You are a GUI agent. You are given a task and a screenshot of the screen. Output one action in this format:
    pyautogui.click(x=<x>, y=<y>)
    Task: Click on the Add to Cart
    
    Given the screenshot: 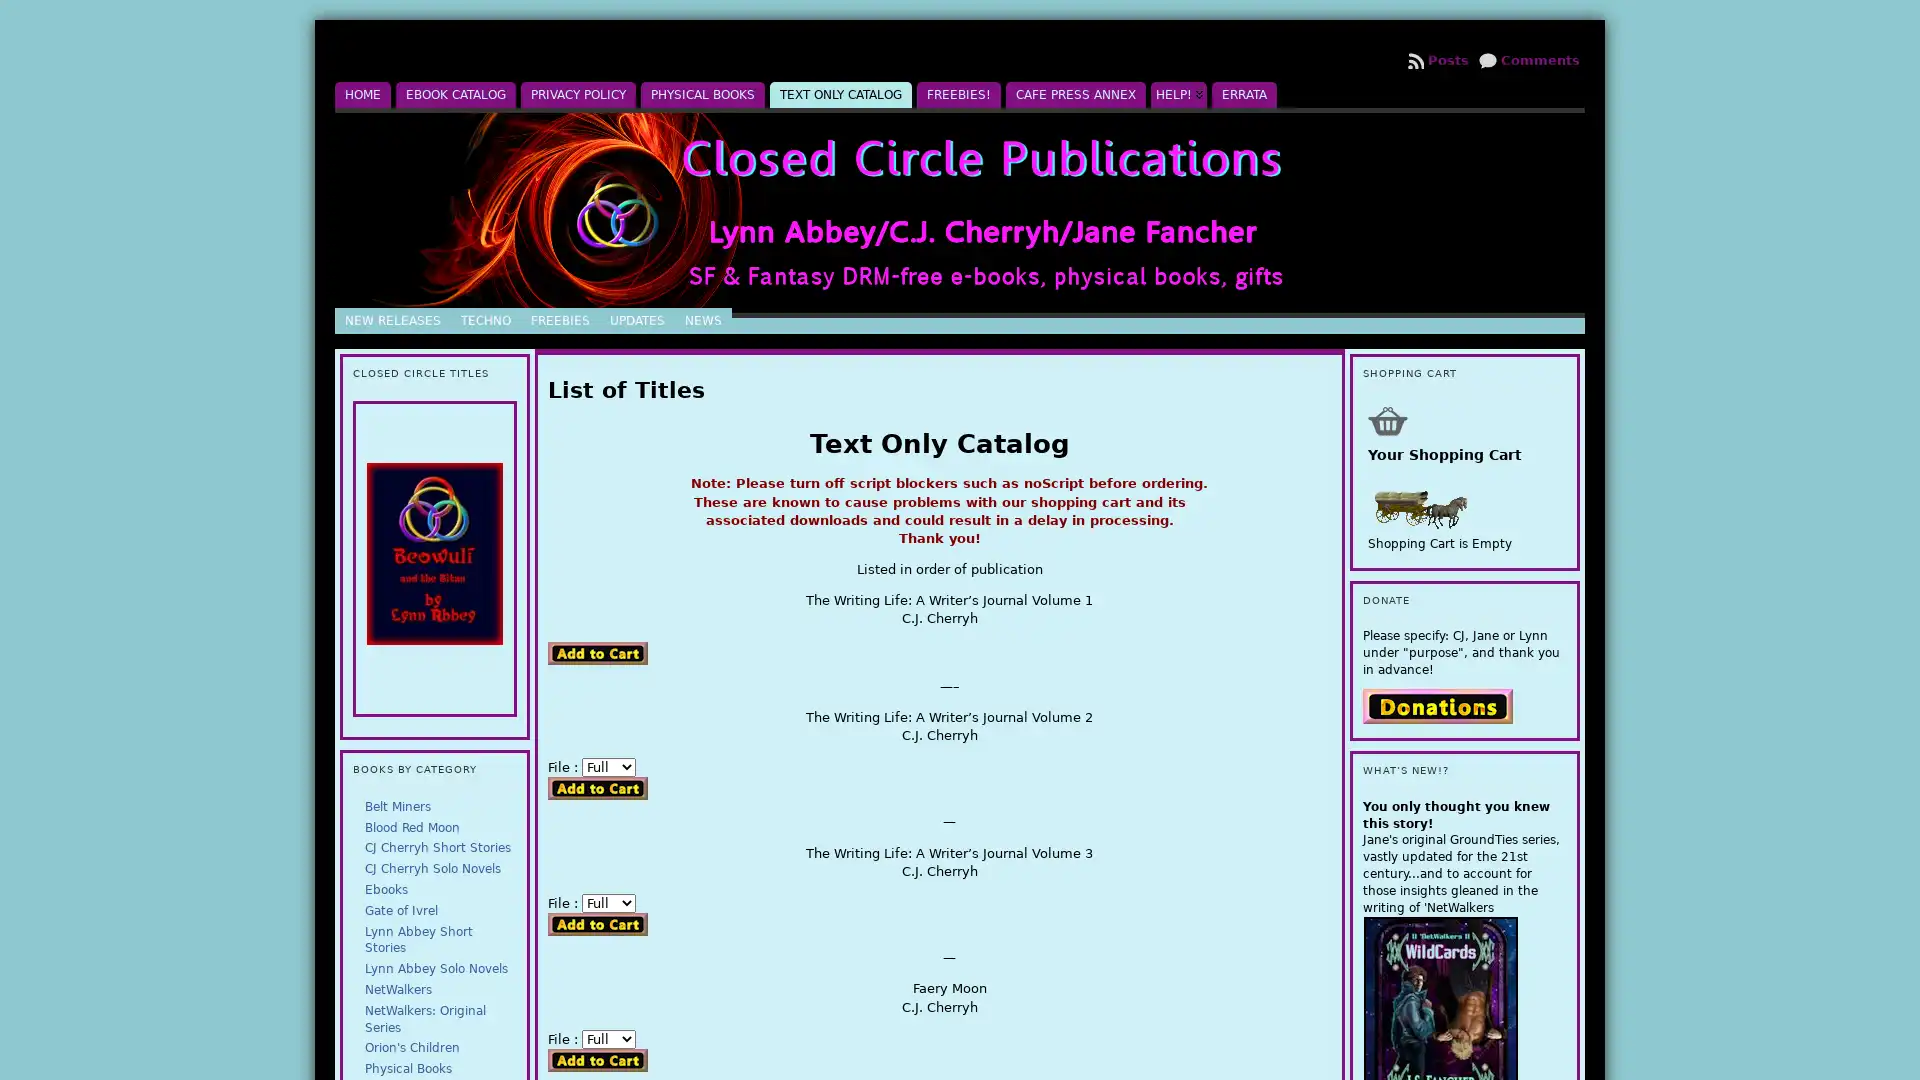 What is the action you would take?
    pyautogui.click(x=597, y=1058)
    